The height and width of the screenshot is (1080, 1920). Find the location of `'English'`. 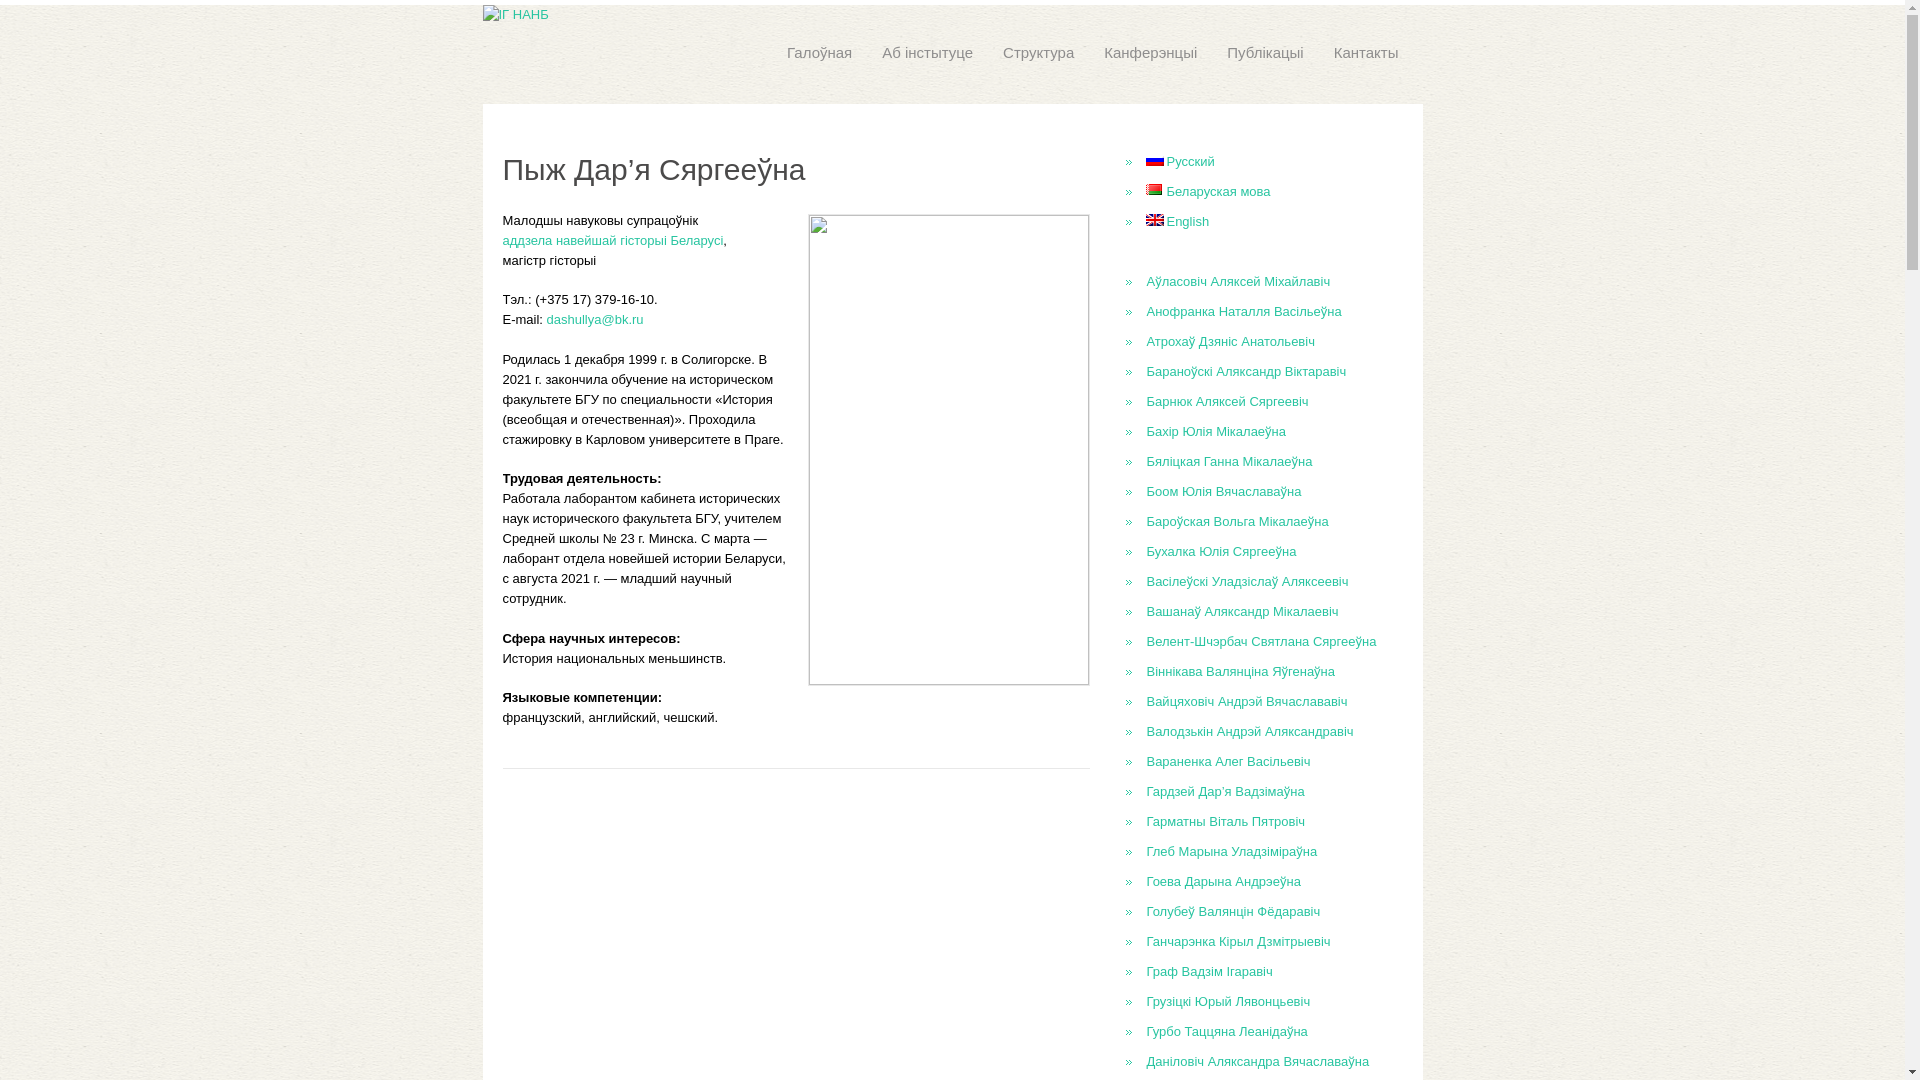

'English' is located at coordinates (1177, 221).